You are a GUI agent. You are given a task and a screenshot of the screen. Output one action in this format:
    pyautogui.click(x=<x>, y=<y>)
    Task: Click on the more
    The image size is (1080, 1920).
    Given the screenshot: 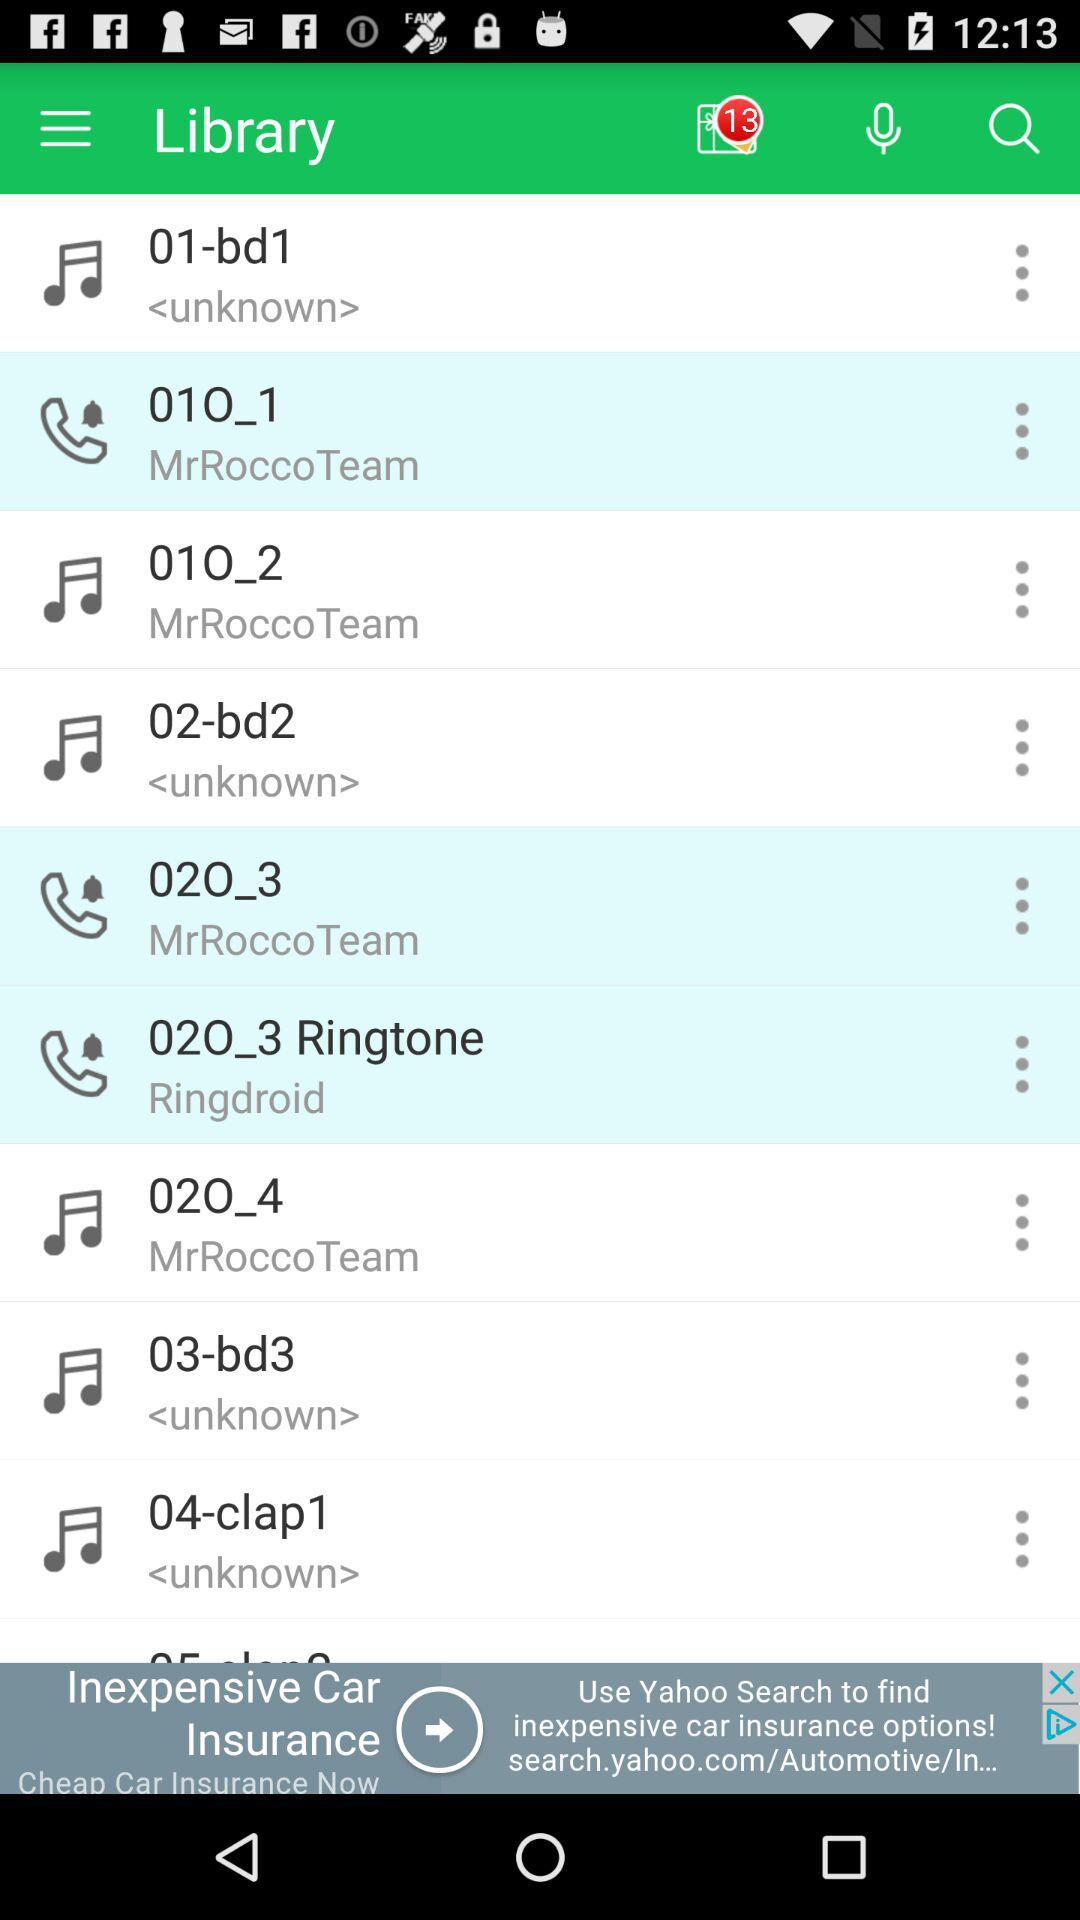 What is the action you would take?
    pyautogui.click(x=1022, y=746)
    